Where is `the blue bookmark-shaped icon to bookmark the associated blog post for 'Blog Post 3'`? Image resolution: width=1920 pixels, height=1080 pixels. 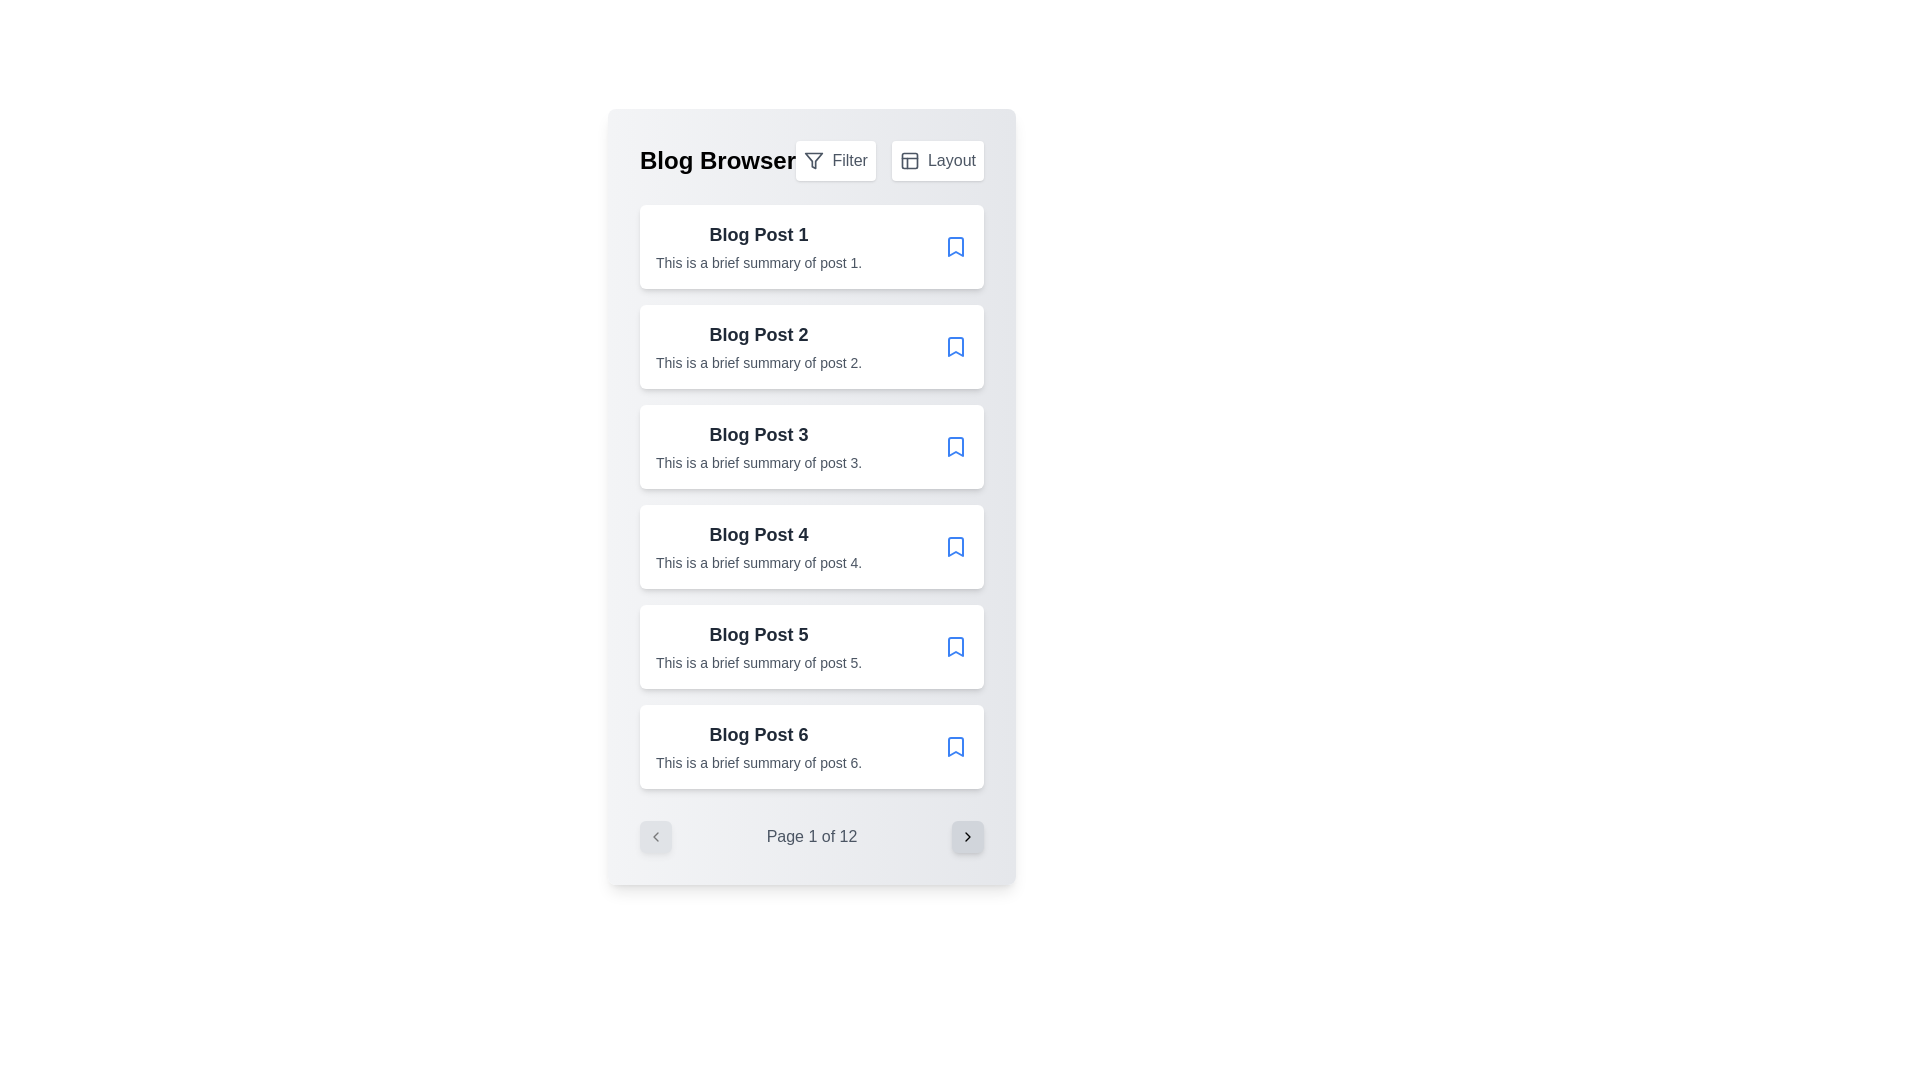 the blue bookmark-shaped icon to bookmark the associated blog post for 'Blog Post 3' is located at coordinates (954, 446).